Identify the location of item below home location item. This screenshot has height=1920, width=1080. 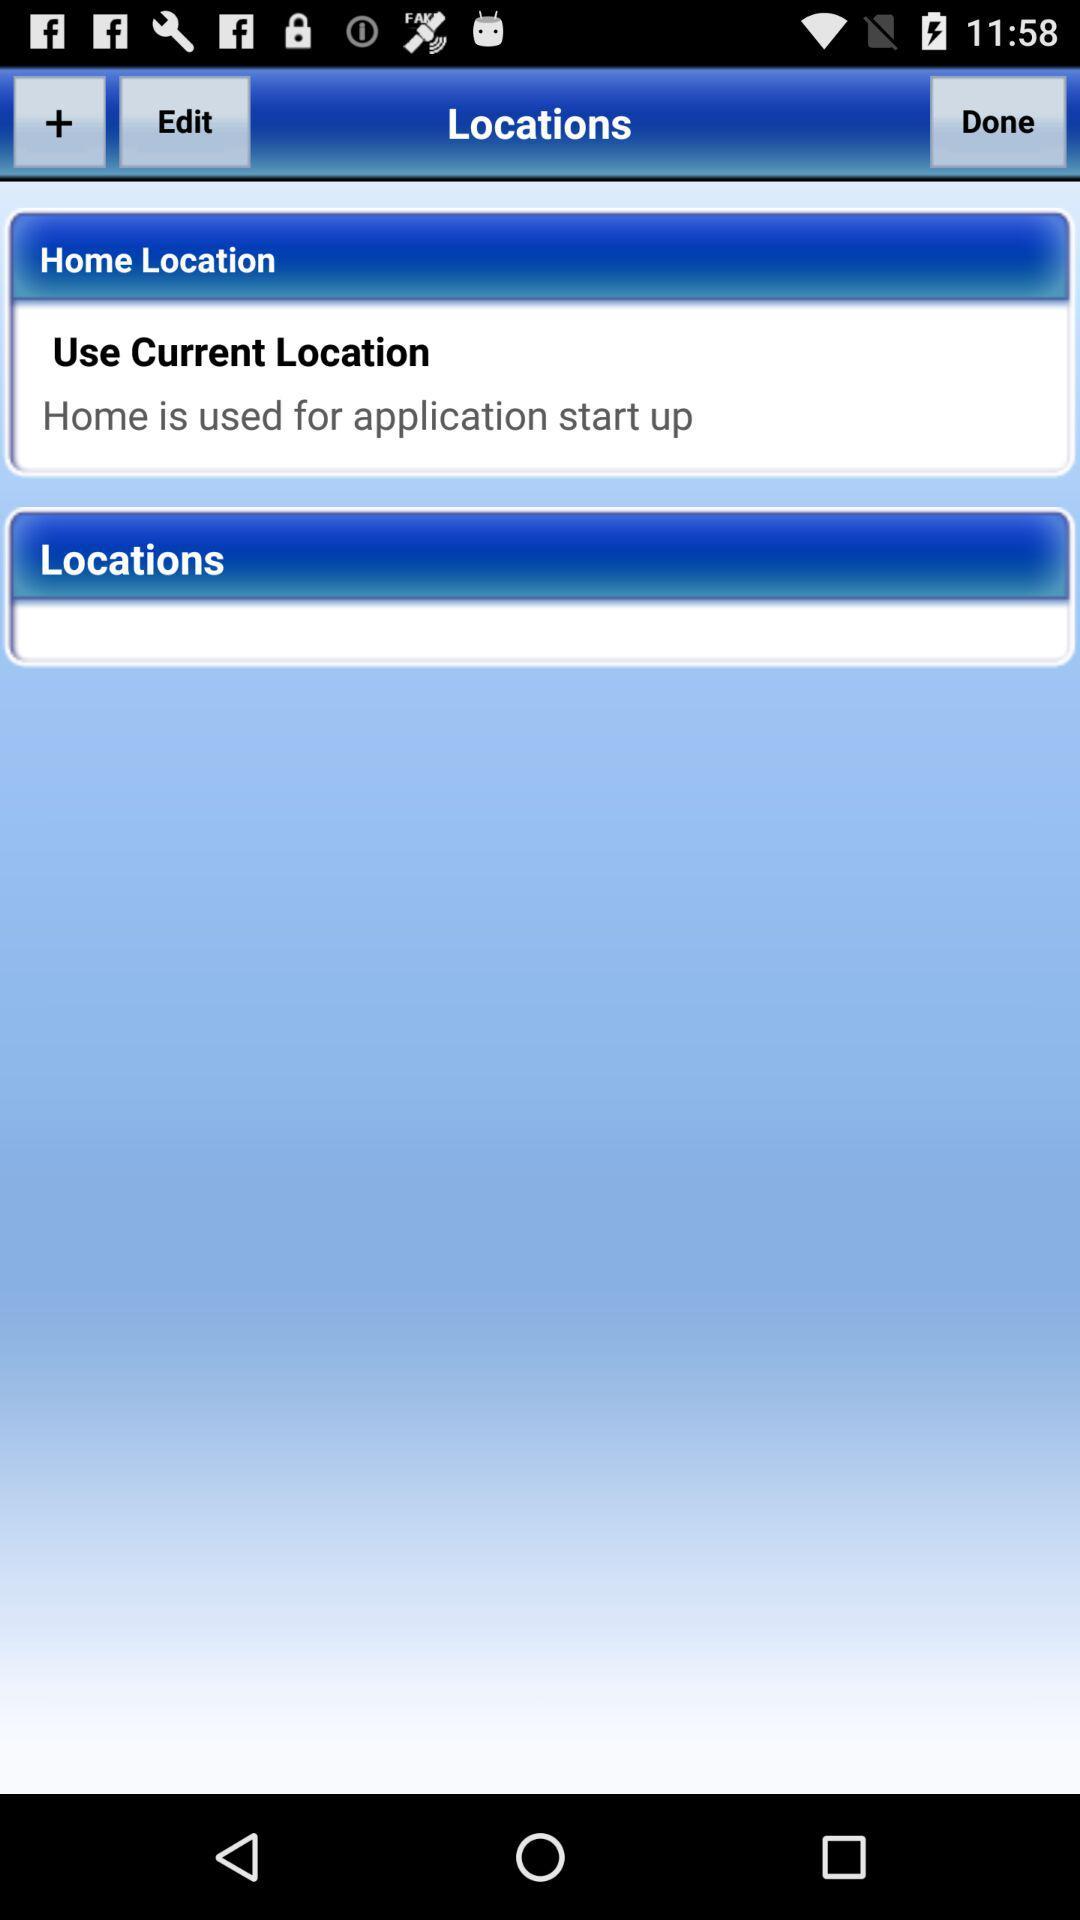
(553, 350).